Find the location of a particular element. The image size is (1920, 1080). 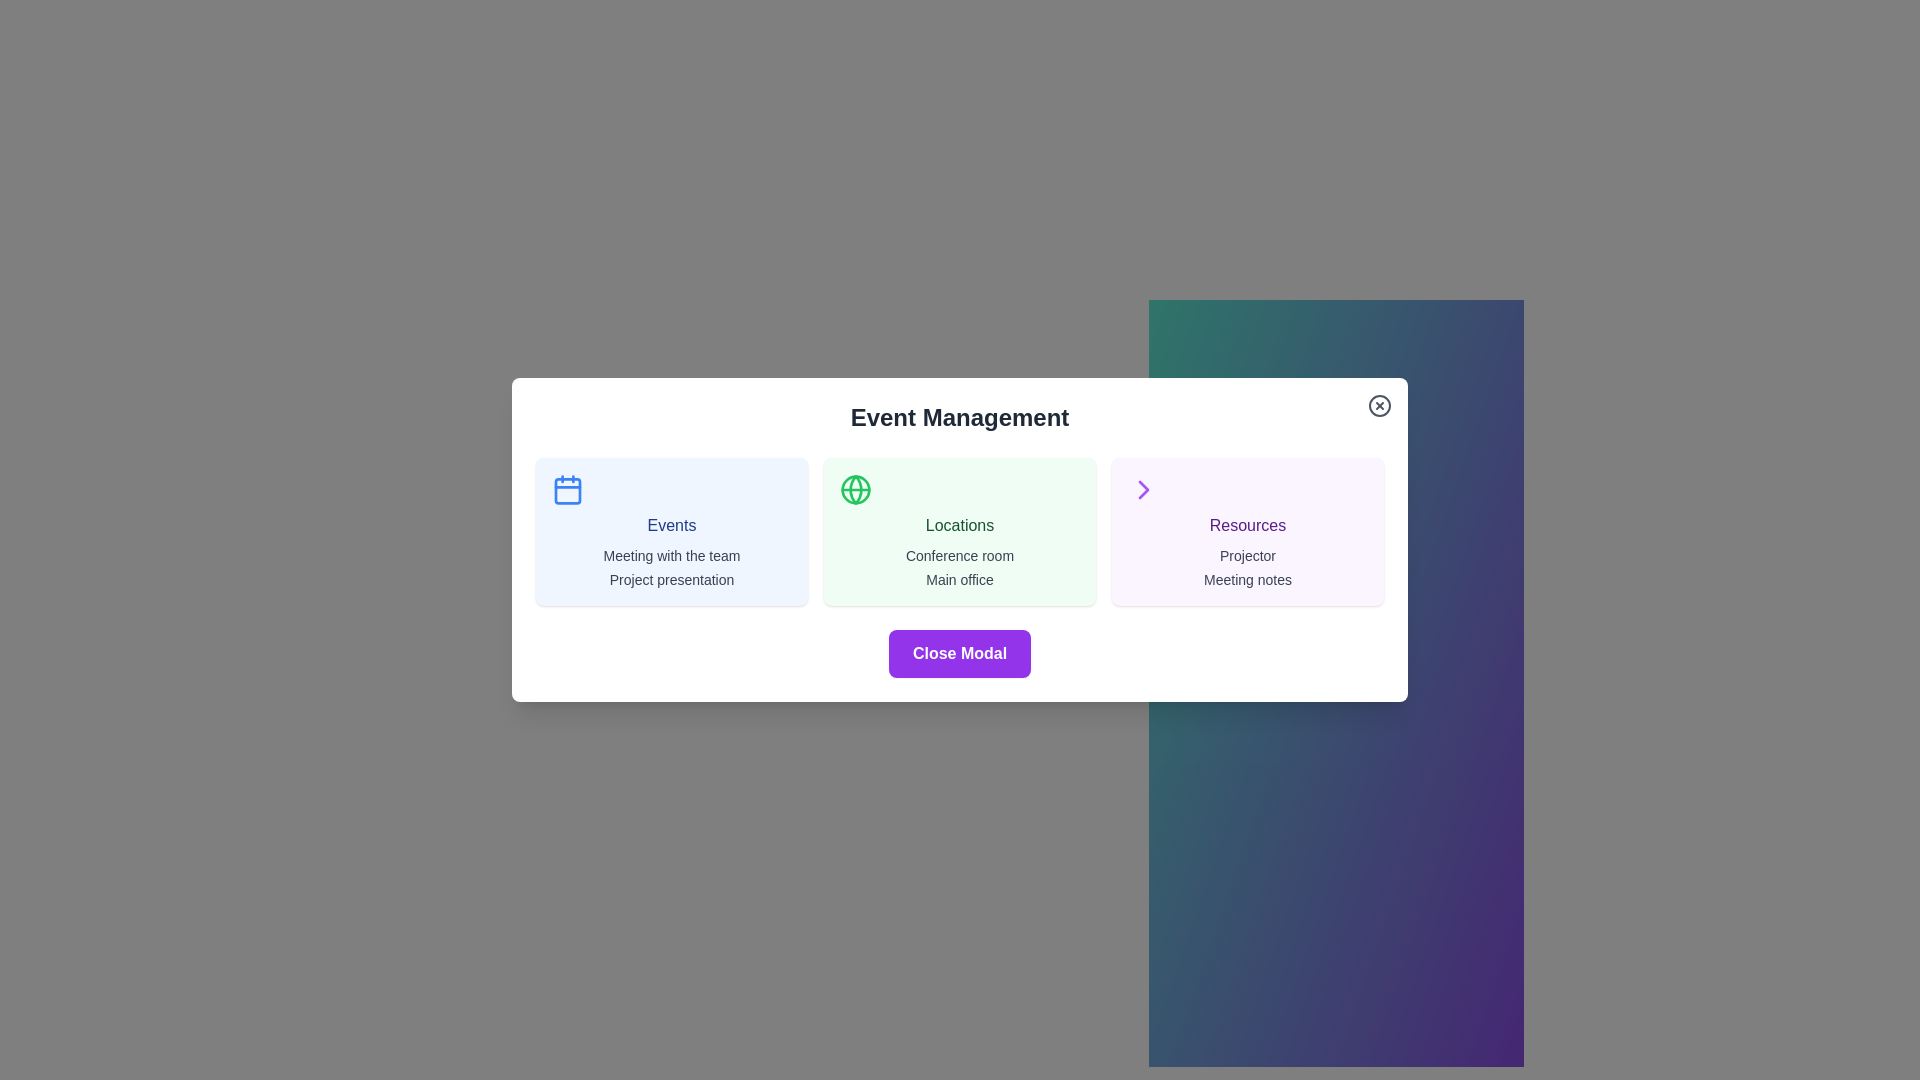

the 'Locations' header text is located at coordinates (960, 524).